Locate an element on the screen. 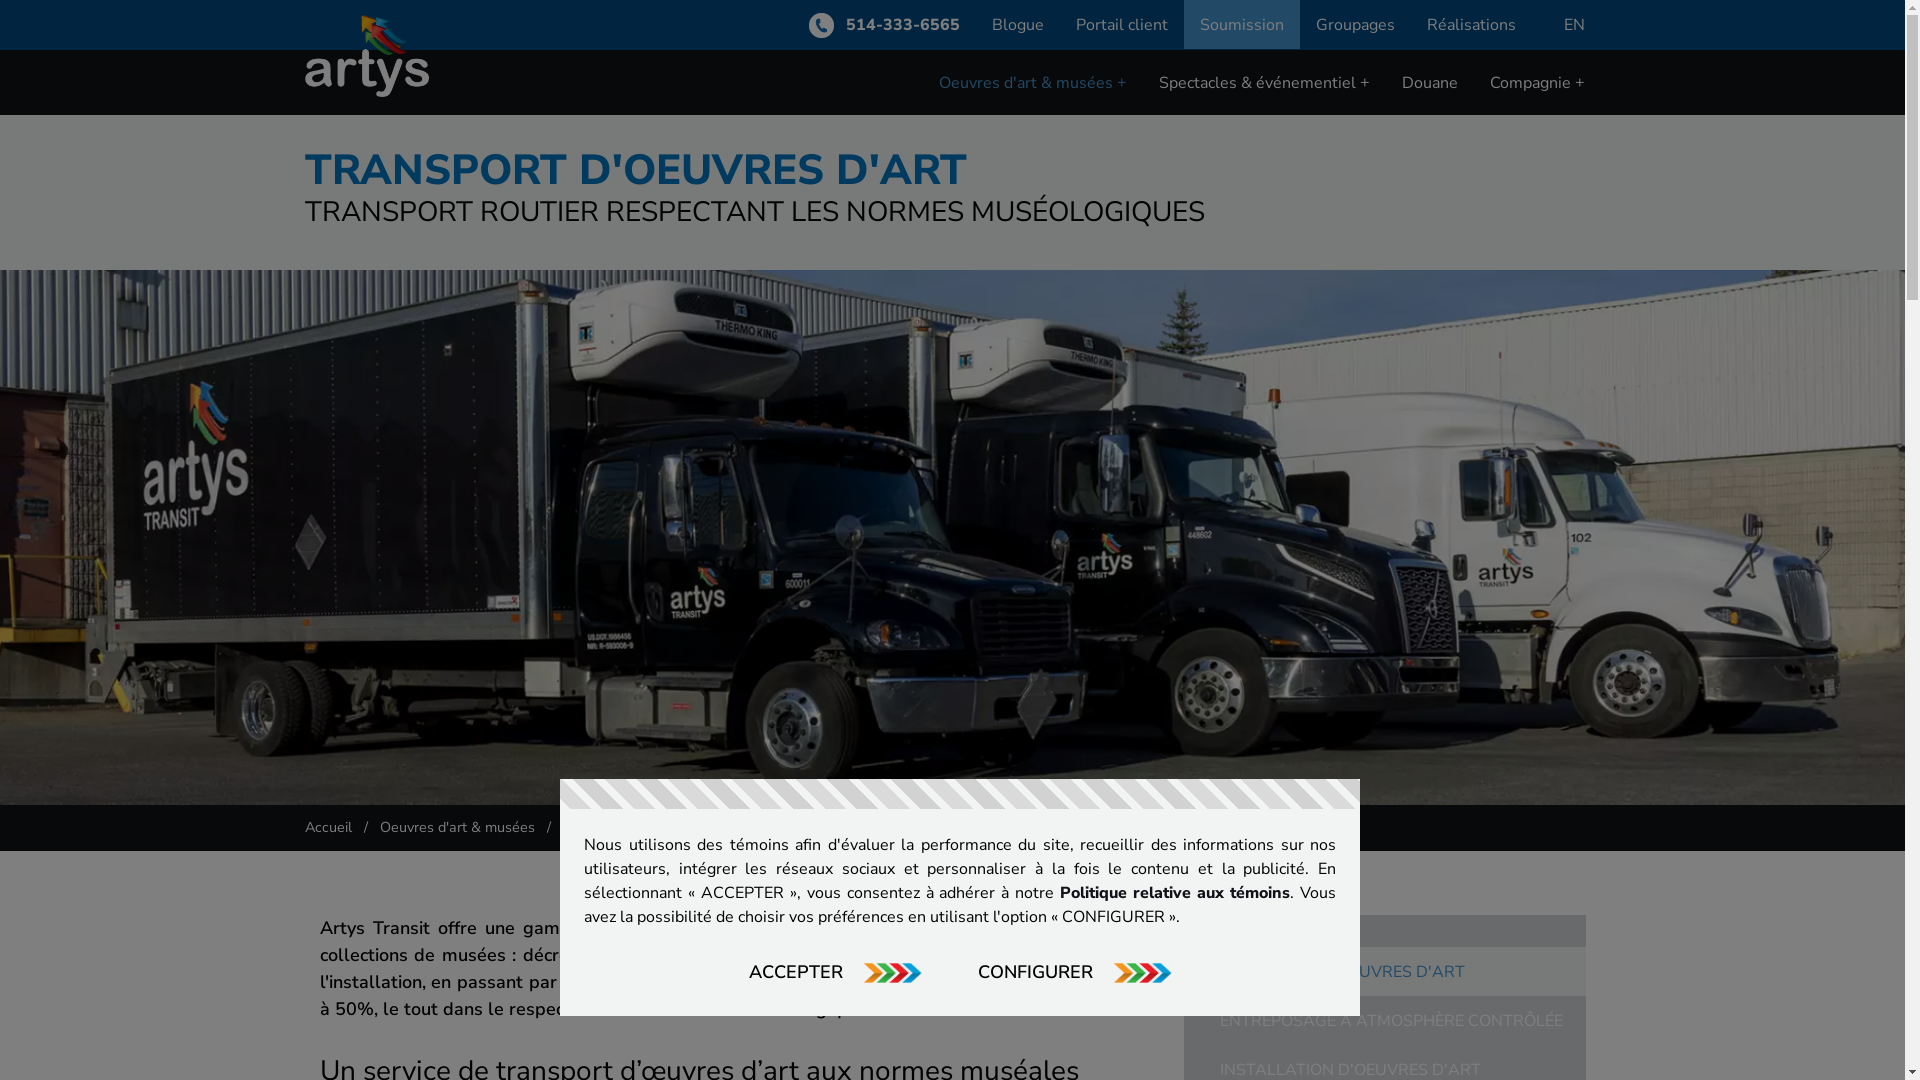  'Compagnie' is located at coordinates (1536, 81).